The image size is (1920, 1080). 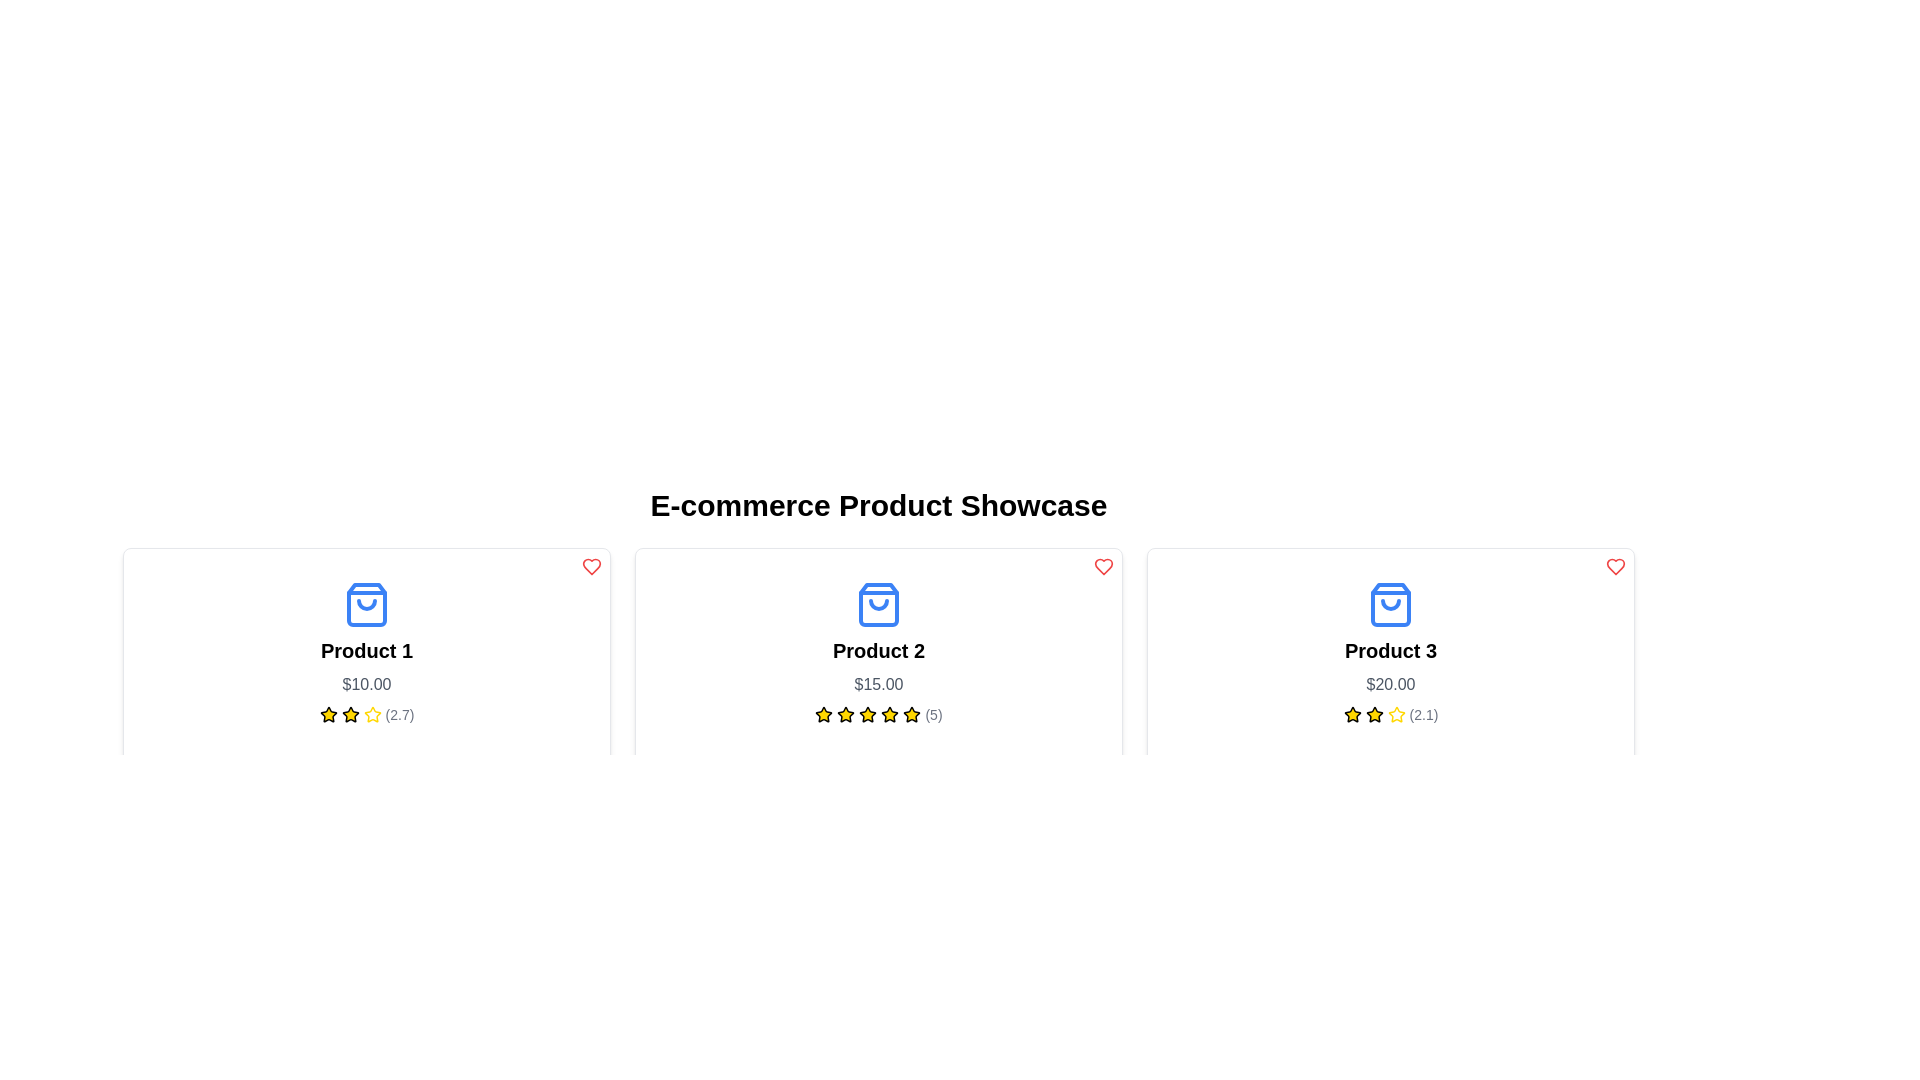 I want to click on the text element displaying the user rating for 'Product 1', located below the product's image and price, to the right of the last star, so click(x=399, y=713).